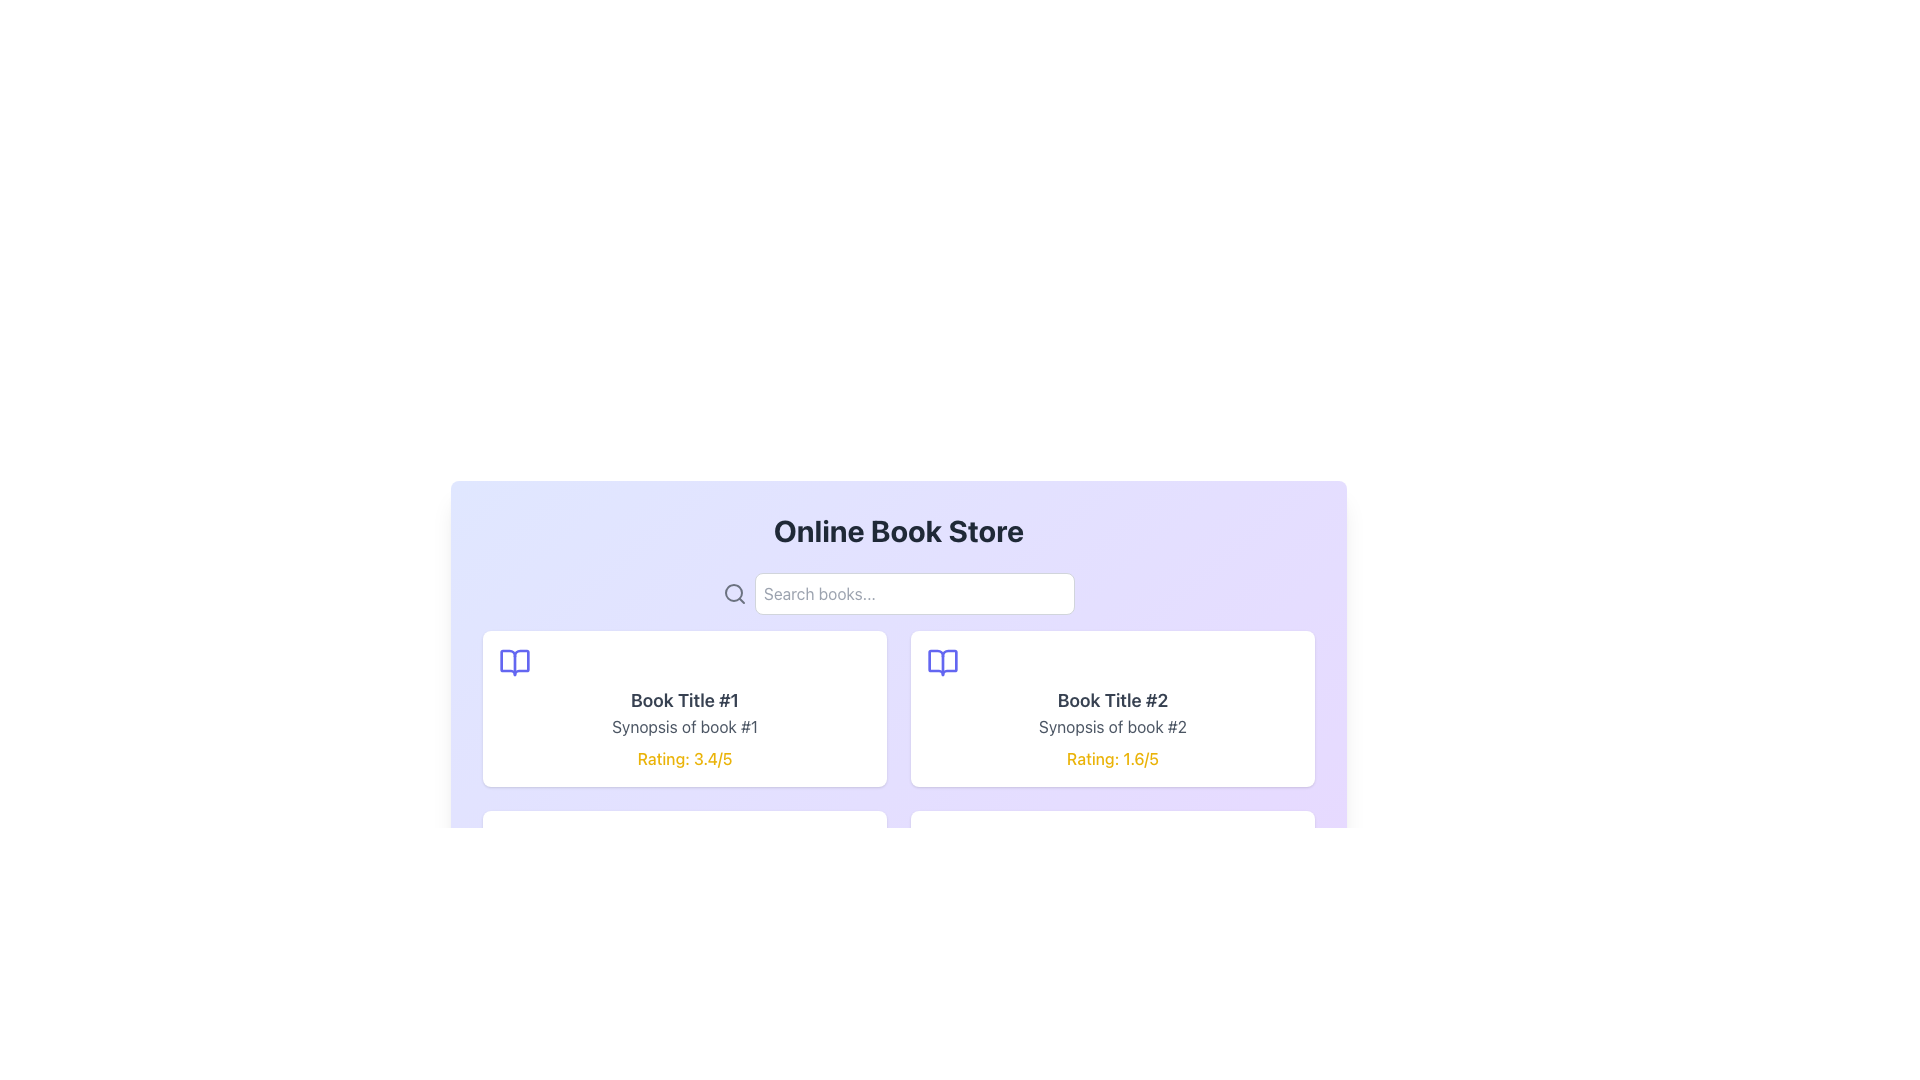  I want to click on the search input field by indirectly interacting with the search icon located to the left of it in the search bar, so click(733, 593).